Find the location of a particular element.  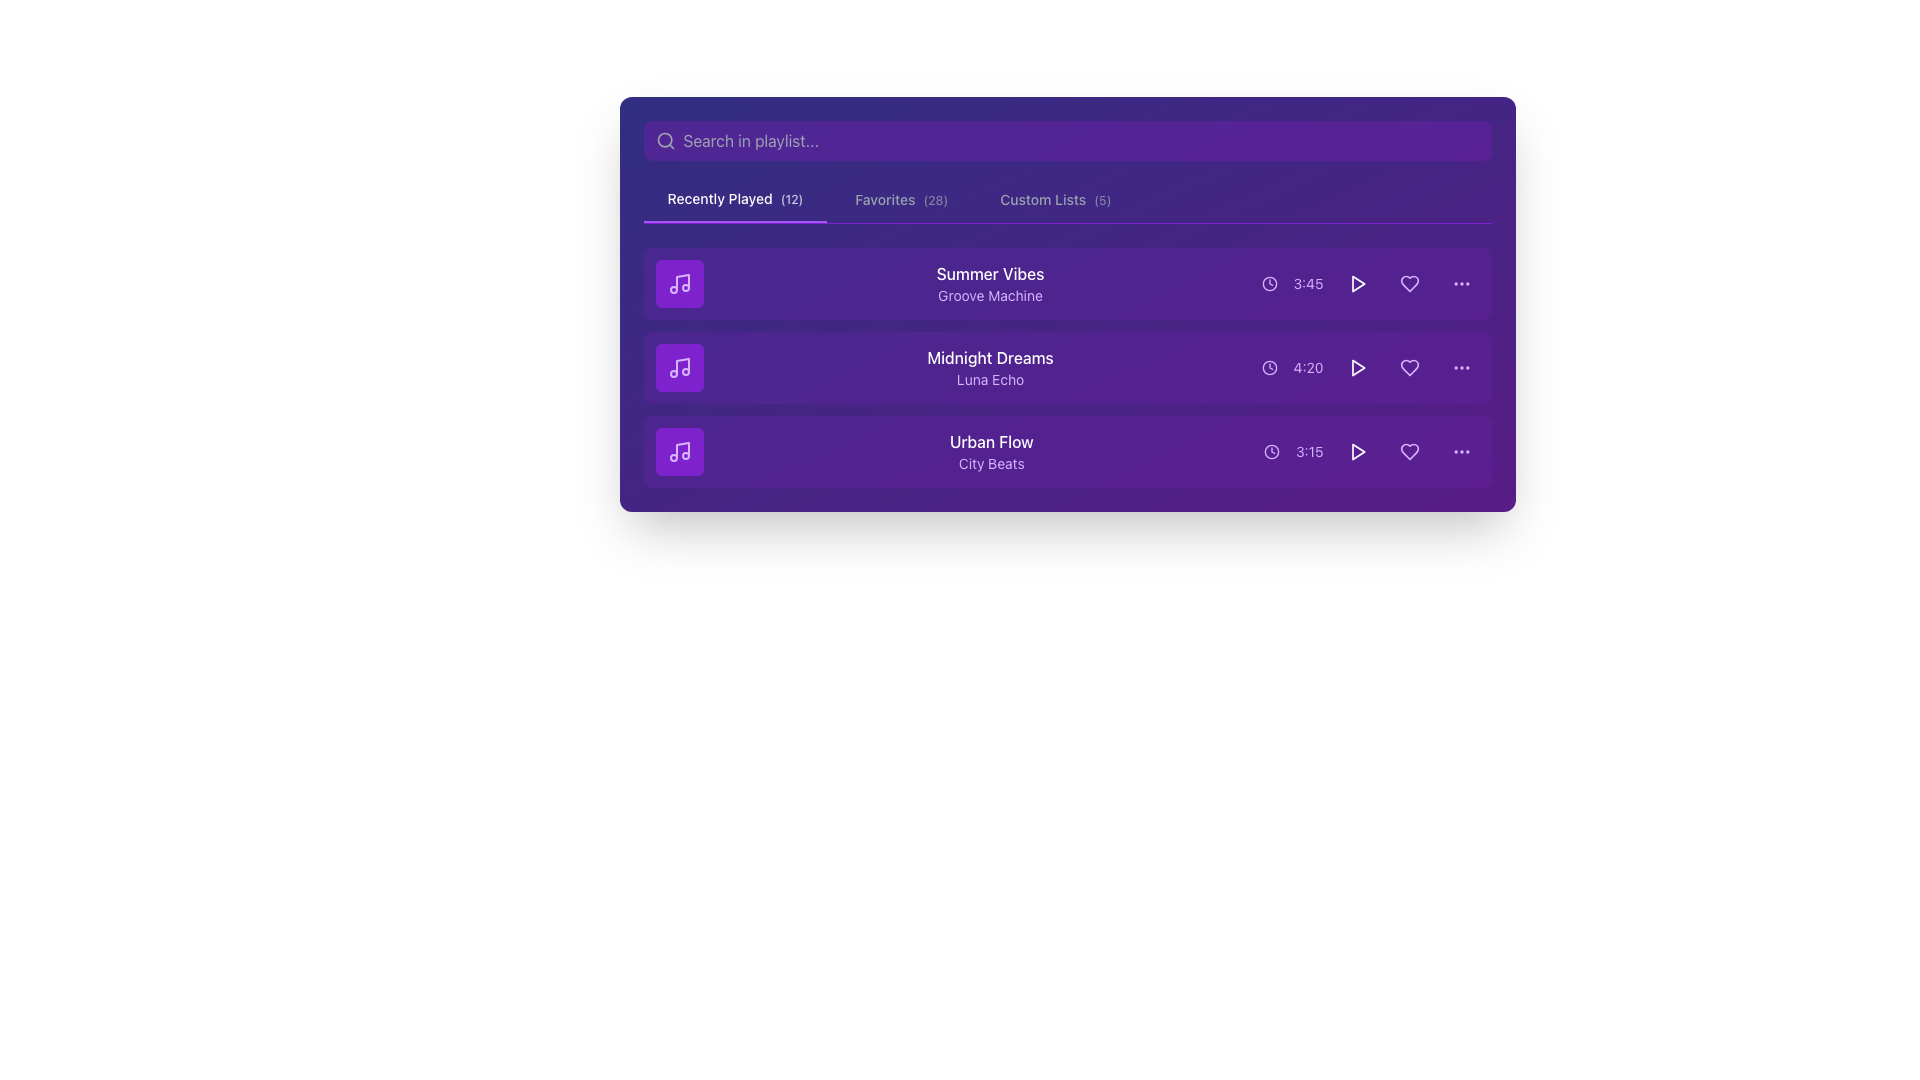

the play button located to the right of the duration and next to the heart-shaped button in the second row of the playlist items for keyboard interaction is located at coordinates (1357, 367).